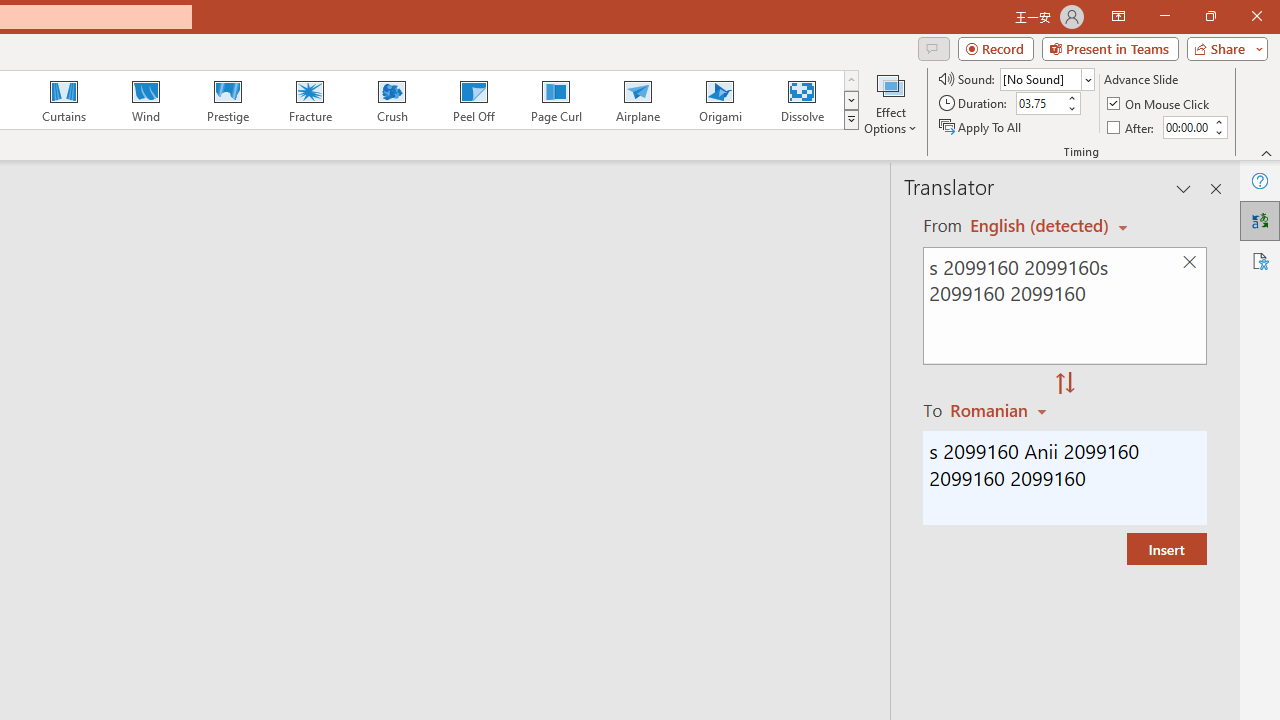 This screenshot has height=720, width=1280. I want to click on 'Prestige', so click(227, 100).